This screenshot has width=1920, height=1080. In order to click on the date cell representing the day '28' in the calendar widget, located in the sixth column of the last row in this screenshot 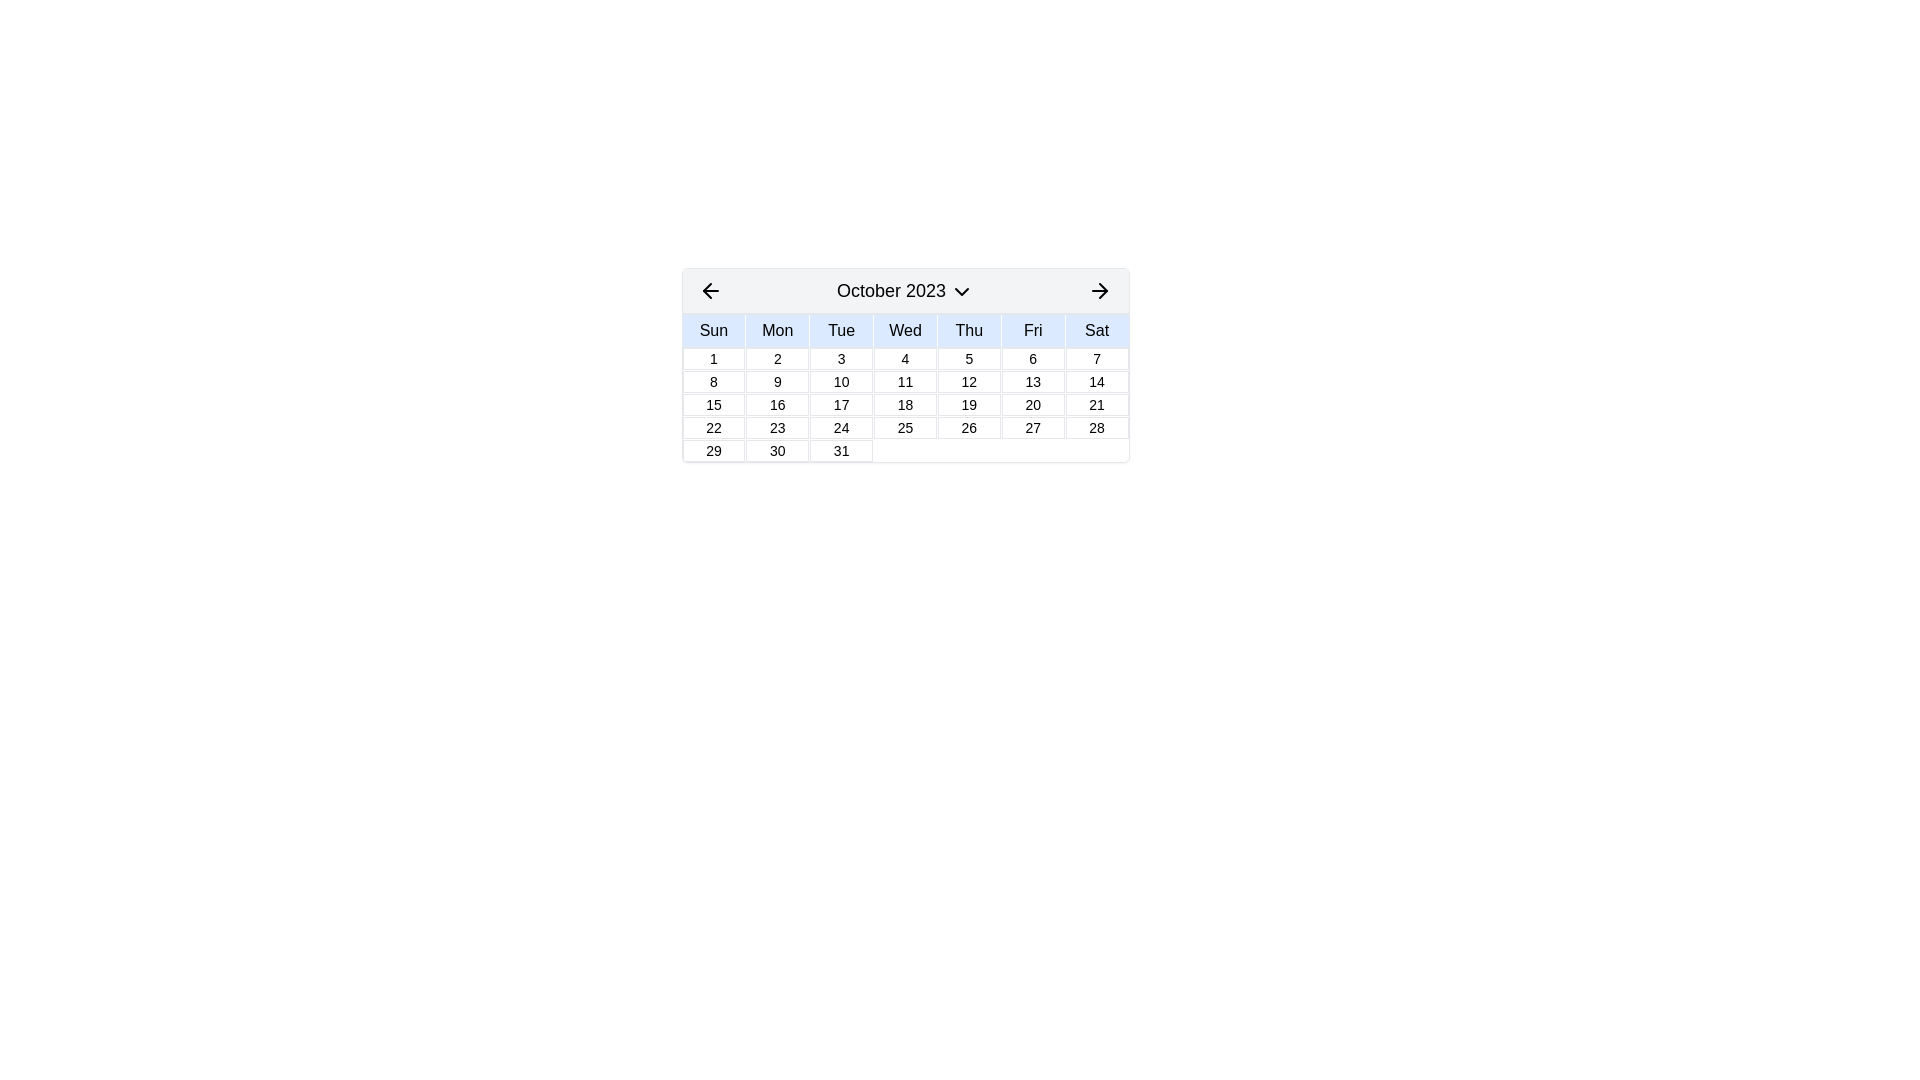, I will do `click(1096, 427)`.